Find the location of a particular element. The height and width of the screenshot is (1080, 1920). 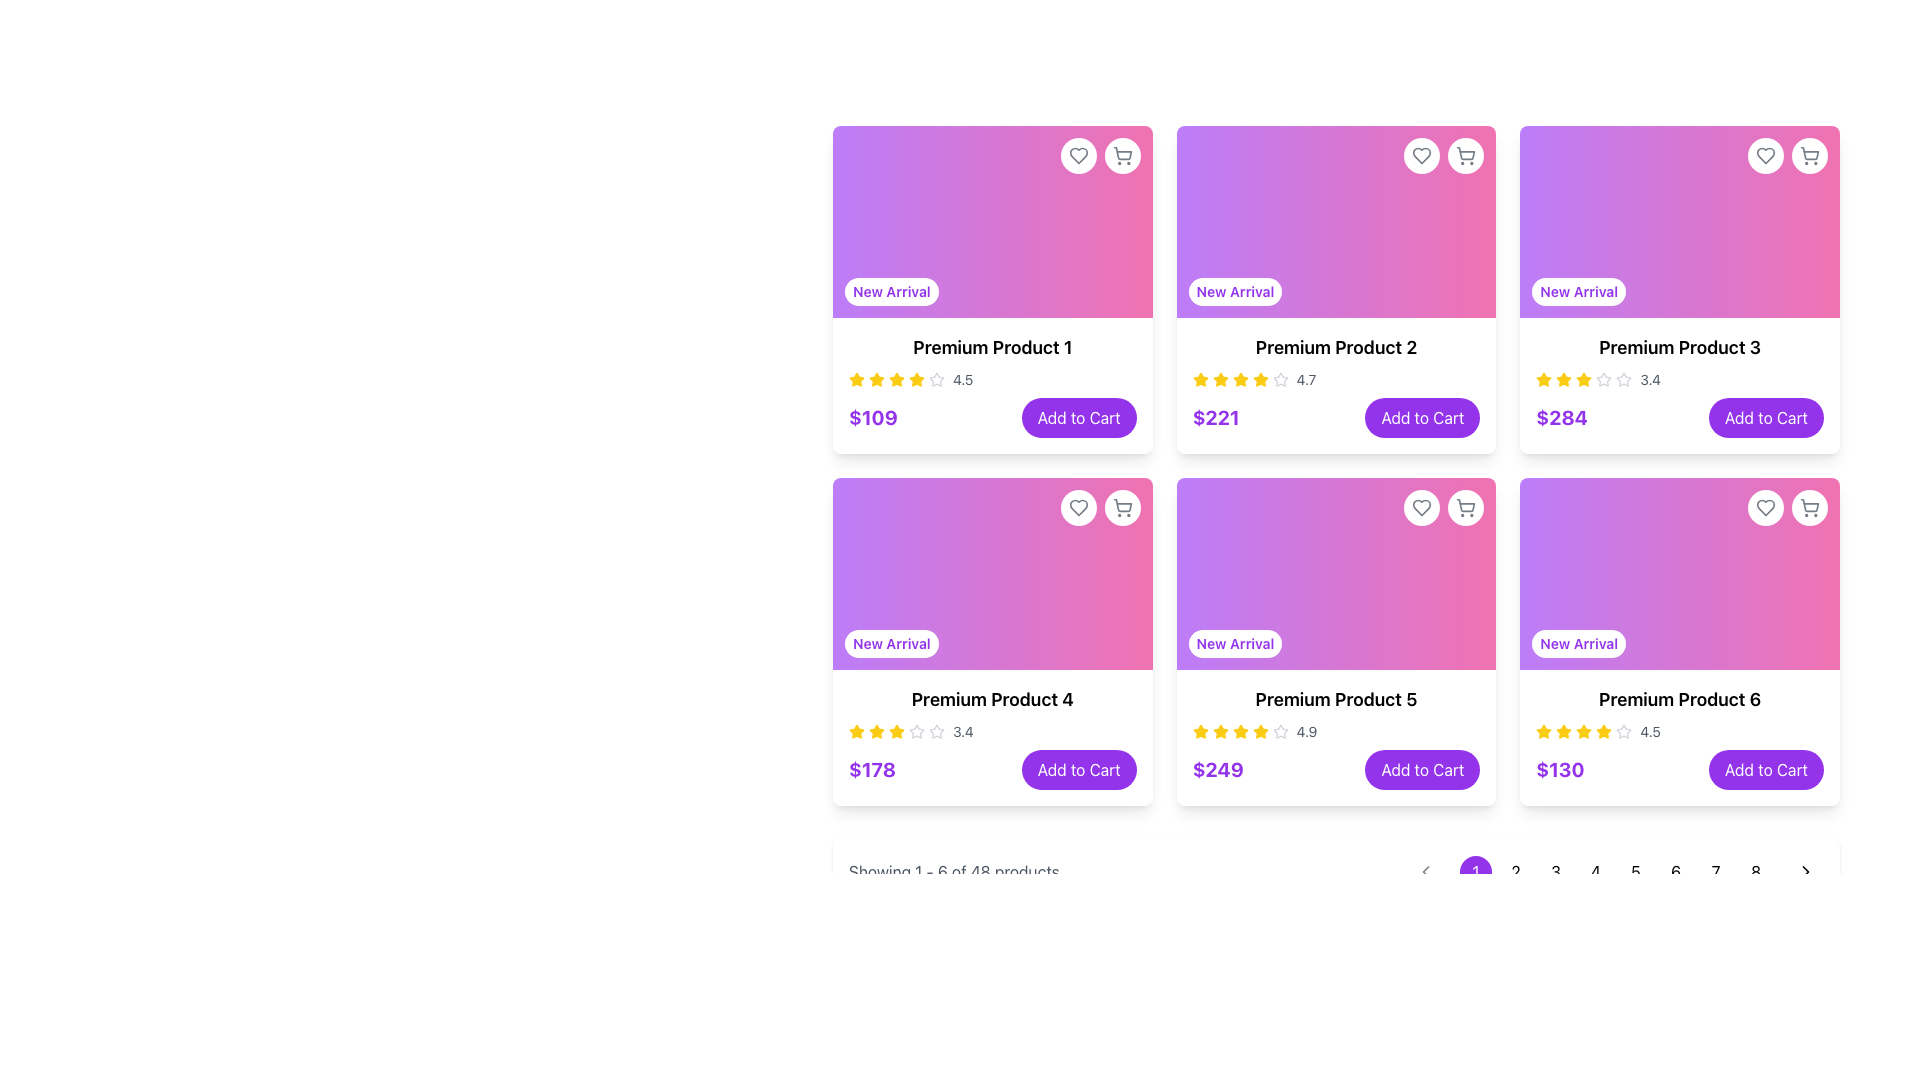

the first yellow filled star icon representing a rating of '4.5' in the product card for 'Premium Product 6' located at the bottom-right corner is located at coordinates (1543, 732).